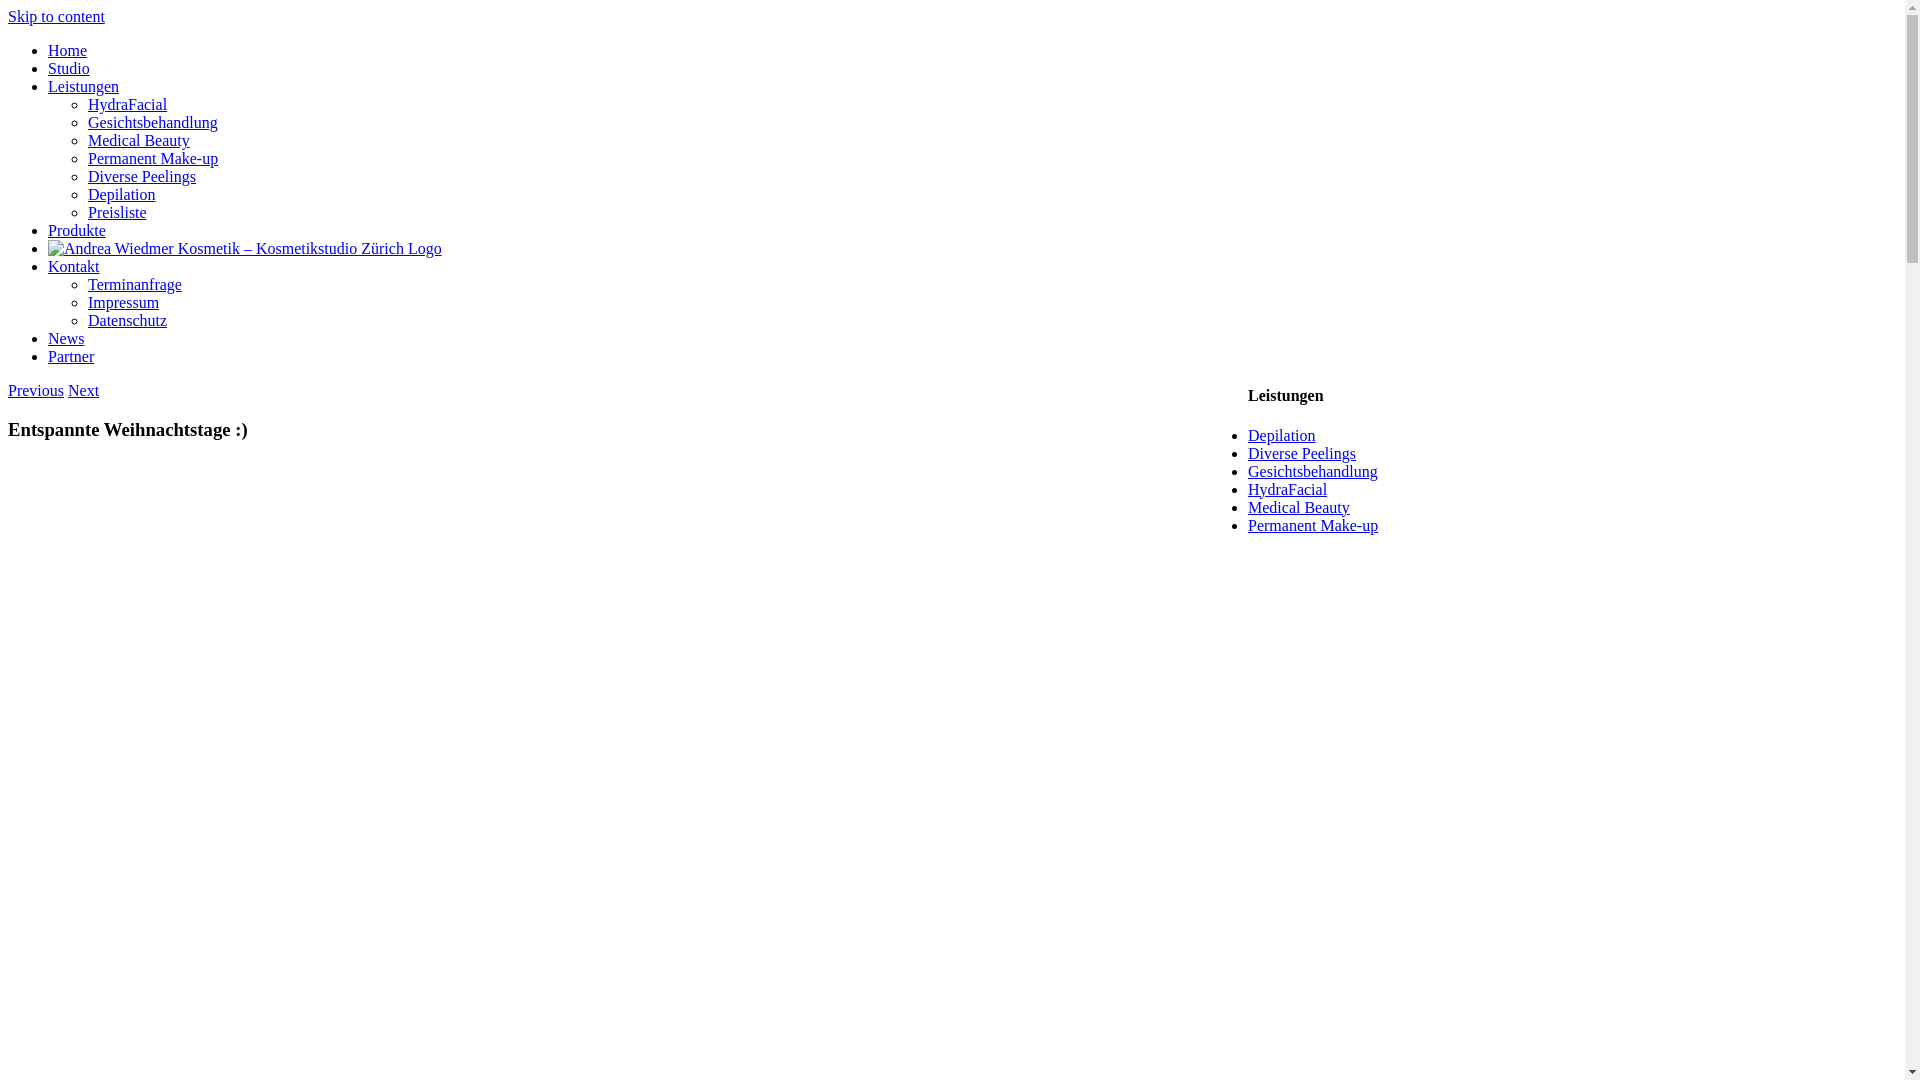 This screenshot has height=1080, width=1920. Describe the element at coordinates (82, 390) in the screenshot. I see `'Next'` at that location.